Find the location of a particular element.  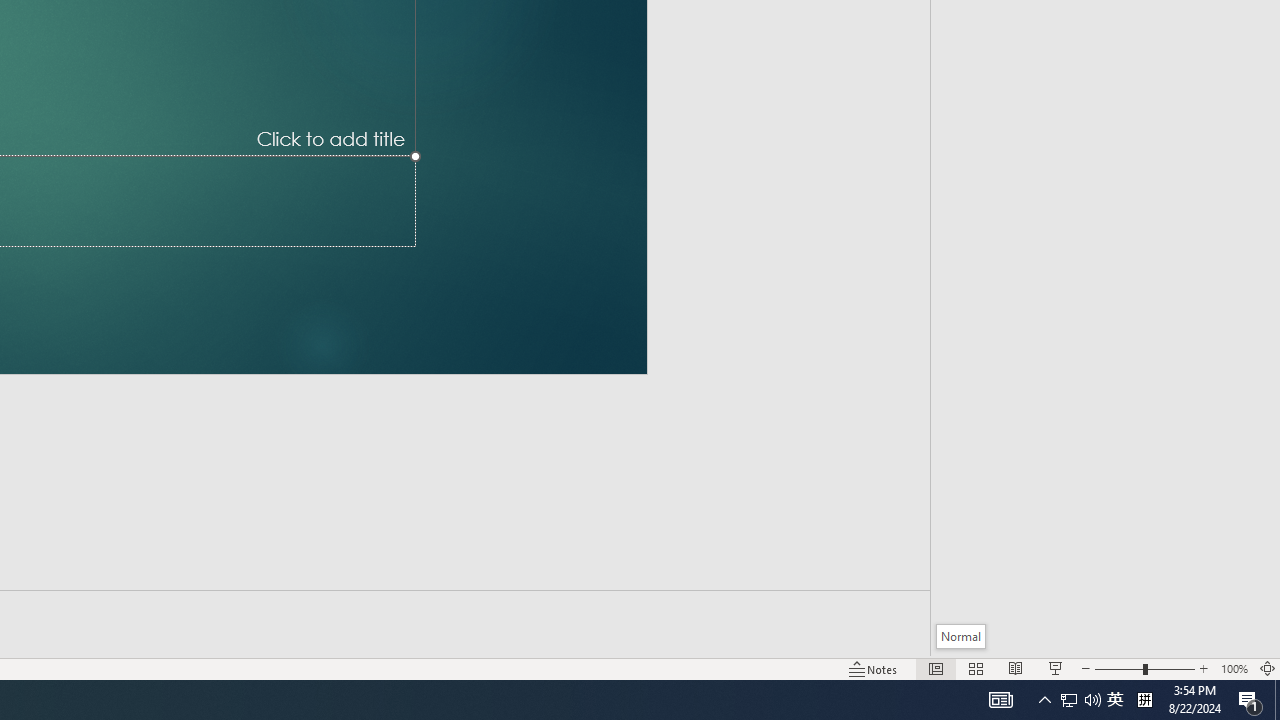

'Zoom 100%' is located at coordinates (1233, 669).